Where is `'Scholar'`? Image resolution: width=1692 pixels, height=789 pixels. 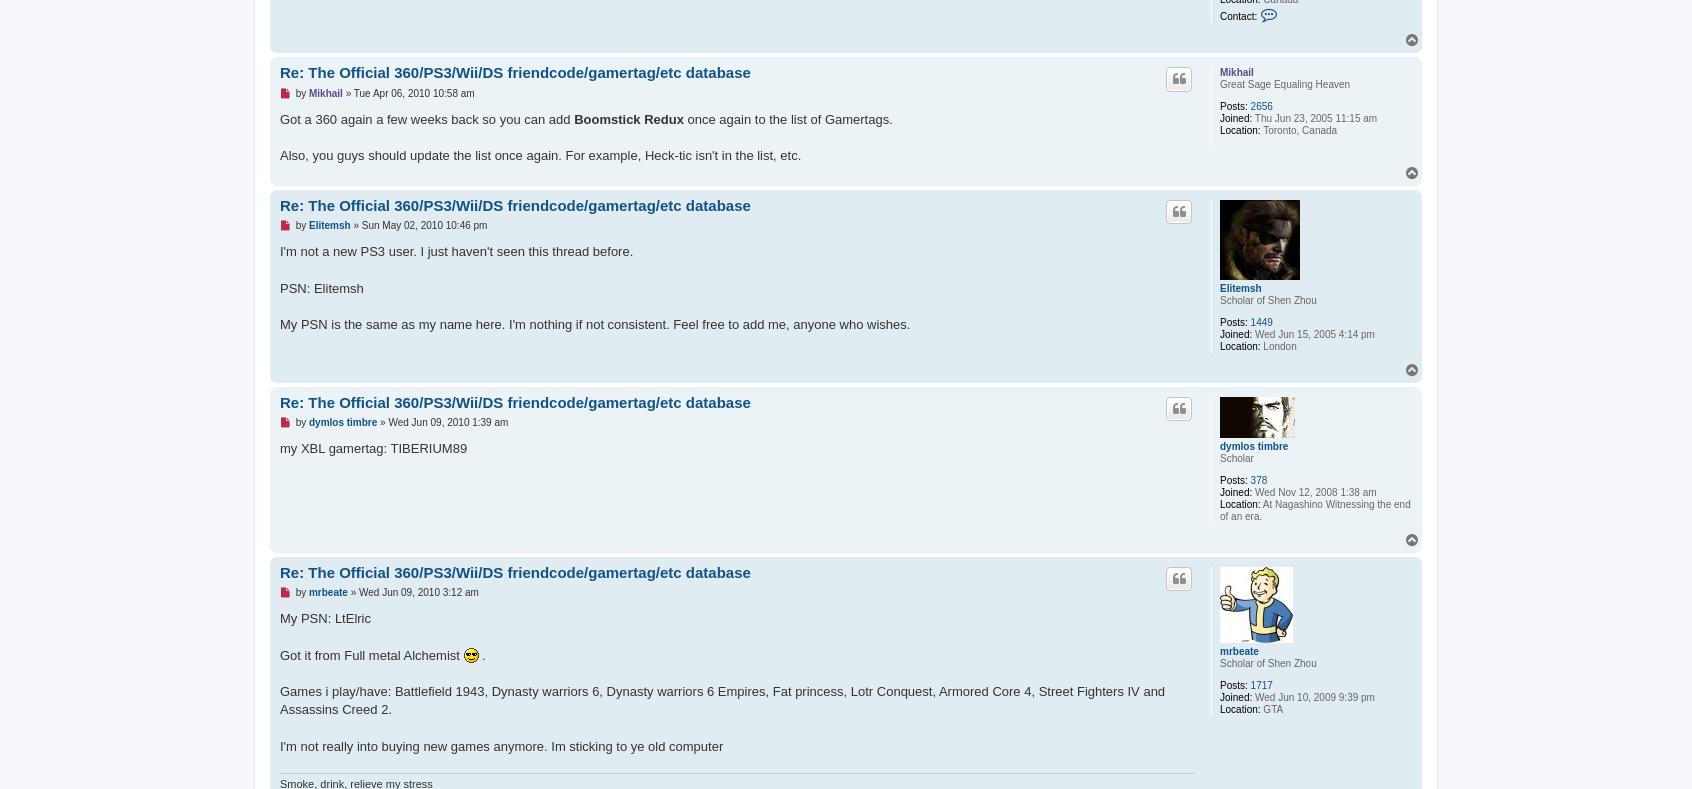 'Scholar' is located at coordinates (1236, 458).